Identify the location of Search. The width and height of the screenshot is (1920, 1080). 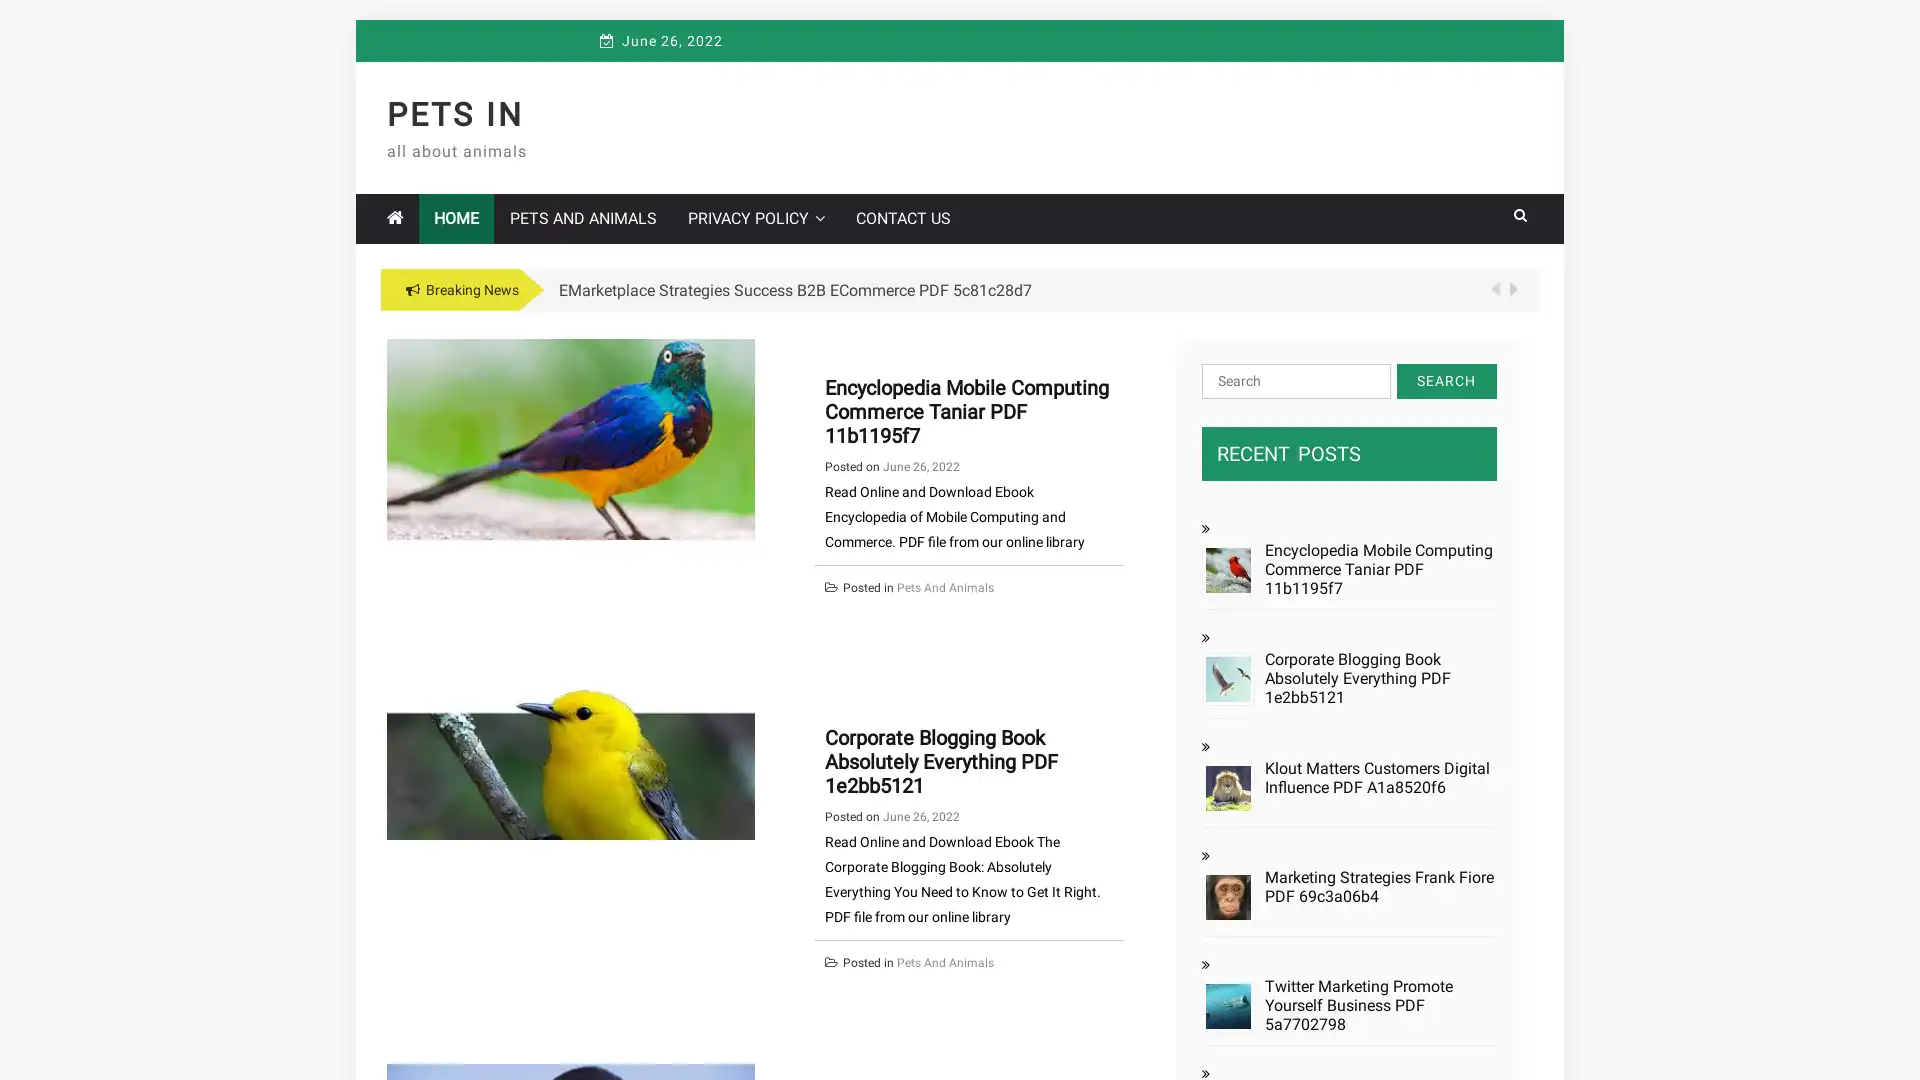
(1445, 380).